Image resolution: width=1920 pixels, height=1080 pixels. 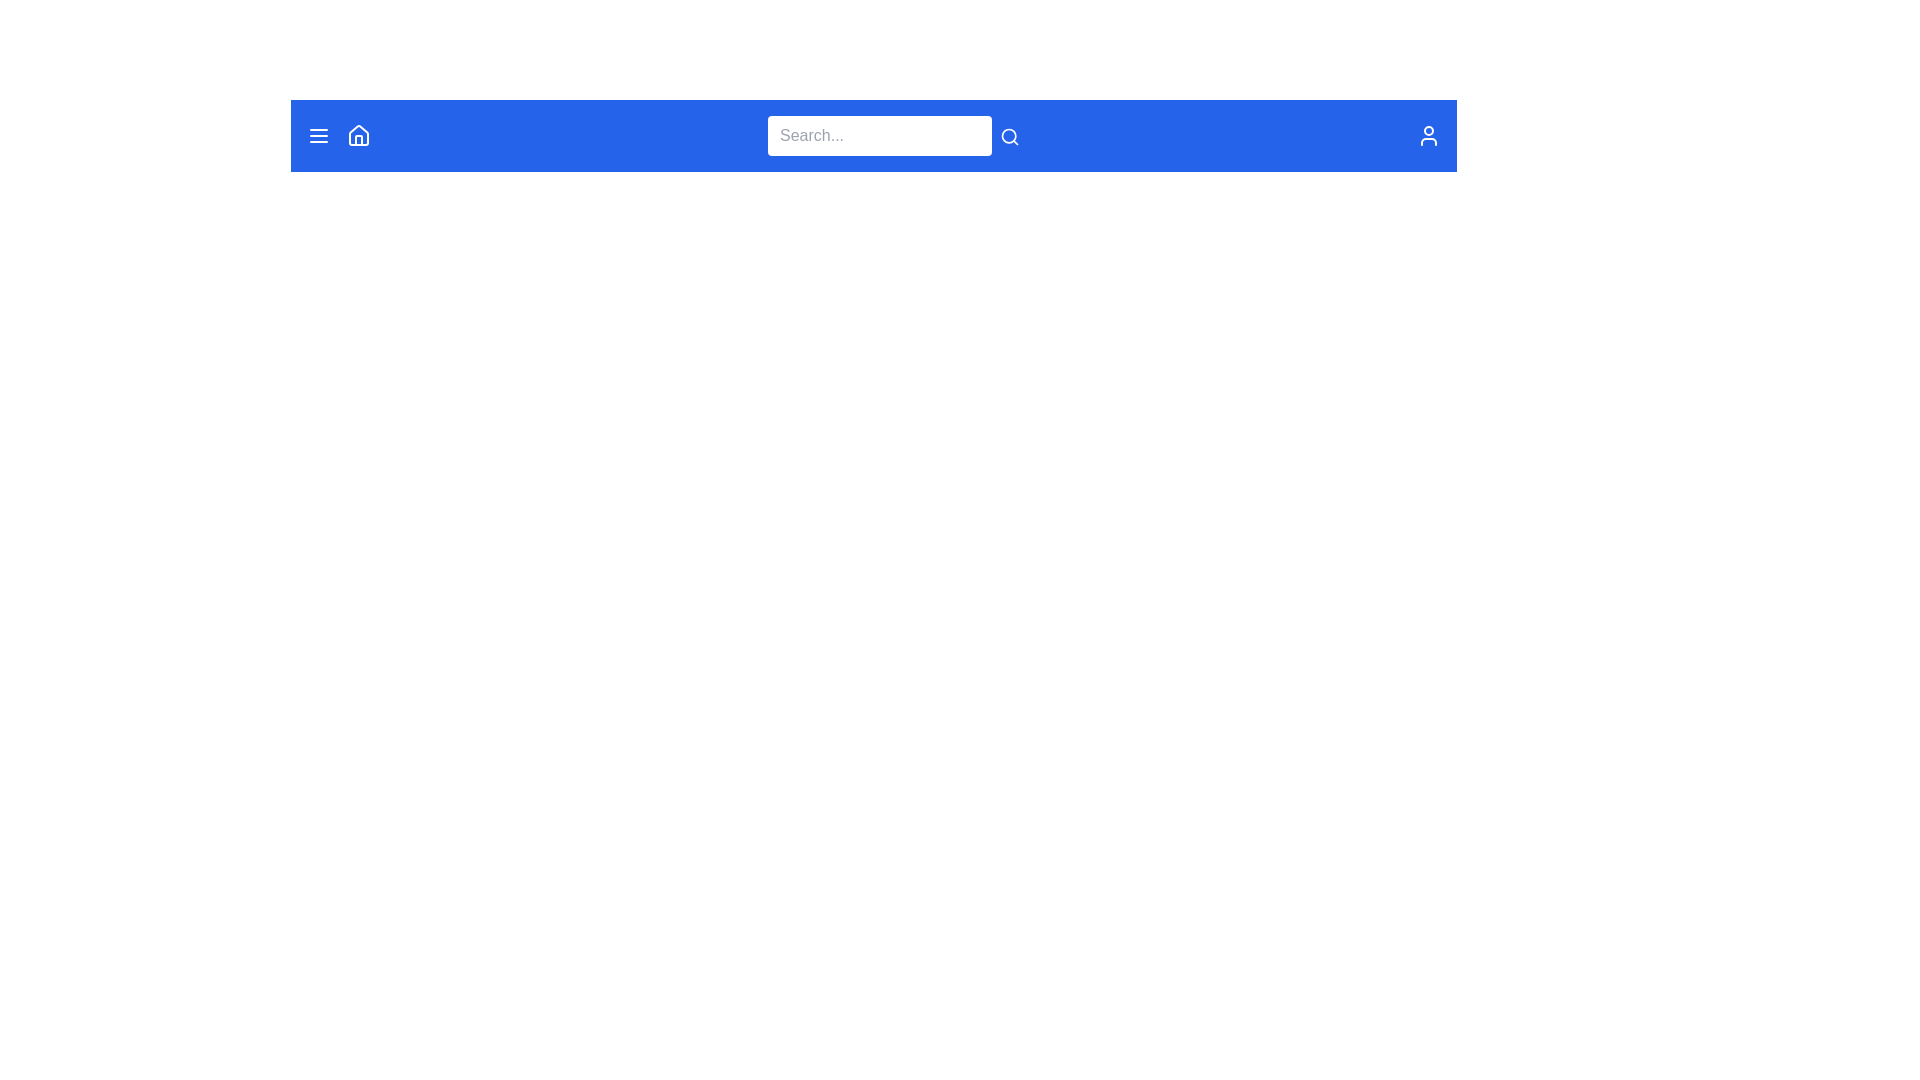 What do you see at coordinates (359, 135) in the screenshot?
I see `the 'Home' icon located in the top navigation bar, which is the second icon in a horizontal row` at bounding box center [359, 135].